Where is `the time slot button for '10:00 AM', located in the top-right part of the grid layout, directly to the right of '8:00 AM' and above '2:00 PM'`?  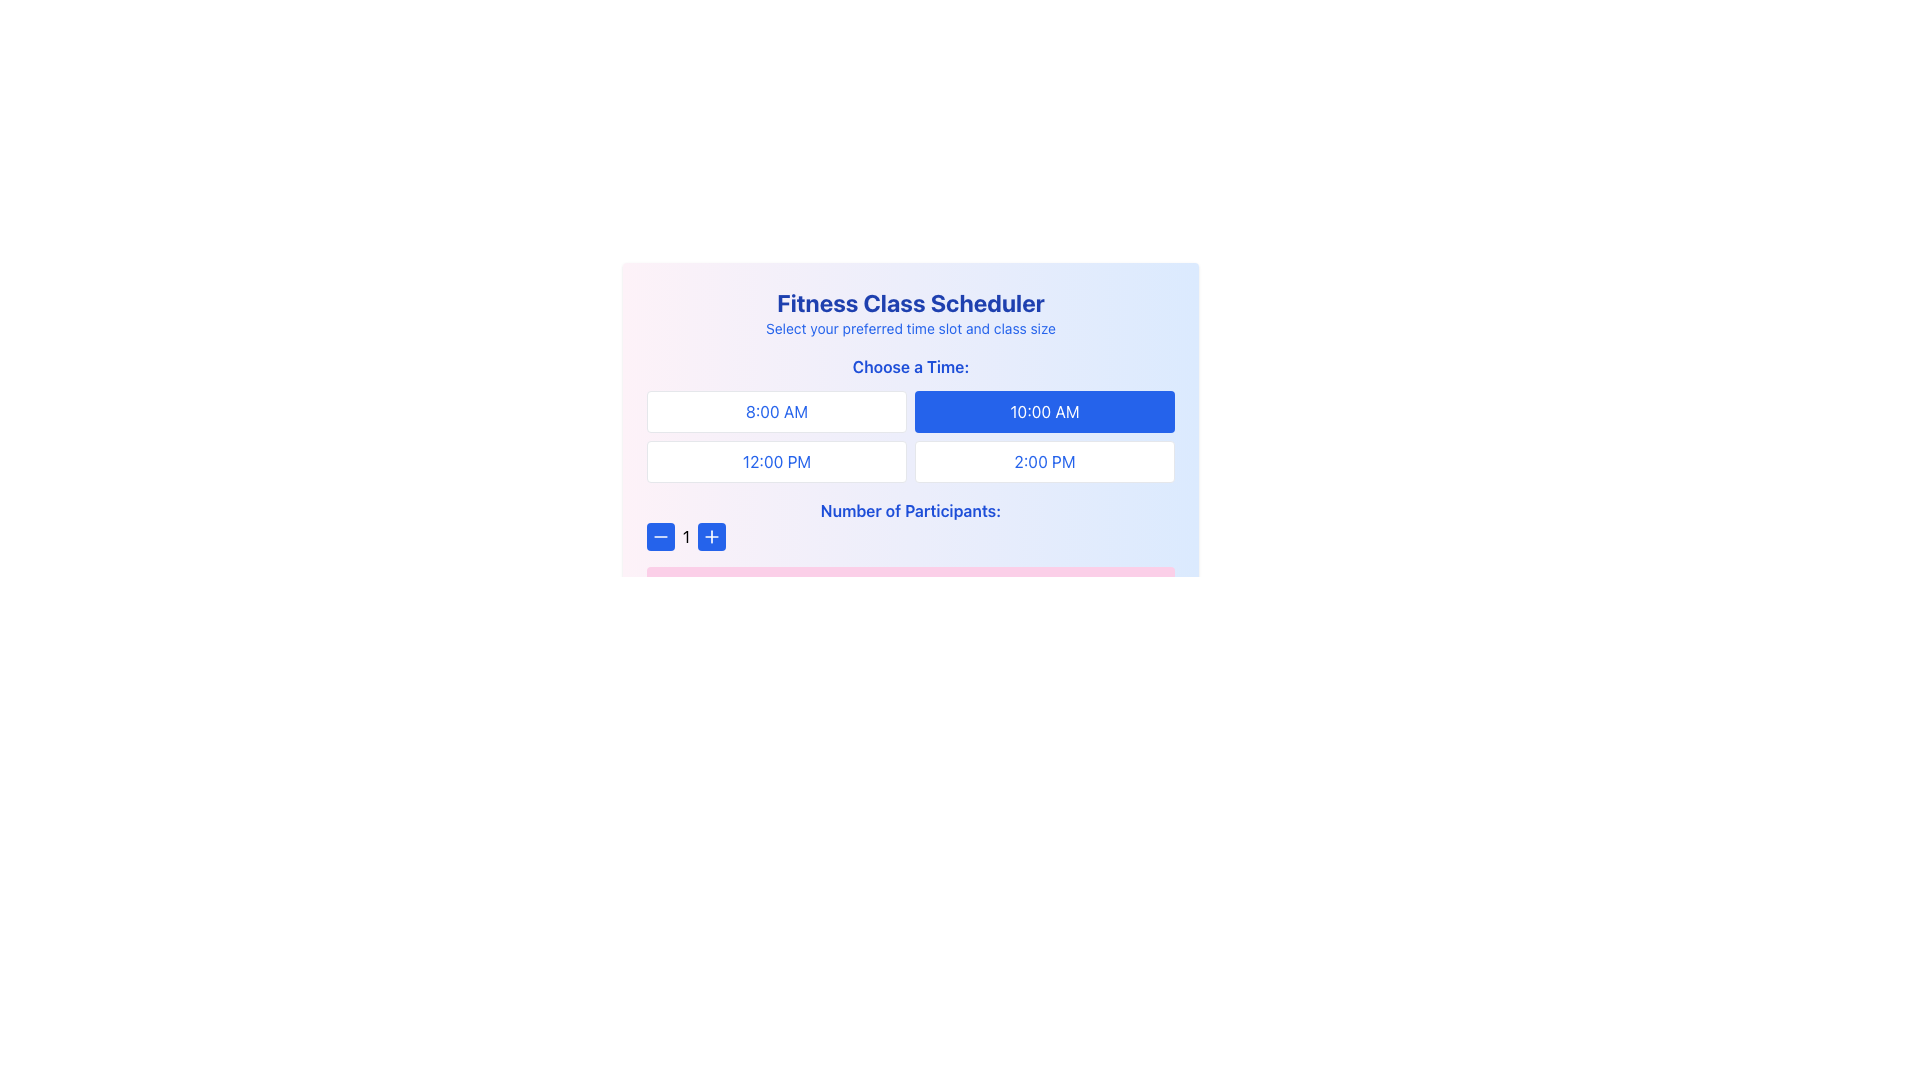 the time slot button for '10:00 AM', located in the top-right part of the grid layout, directly to the right of '8:00 AM' and above '2:00 PM' is located at coordinates (1044, 411).